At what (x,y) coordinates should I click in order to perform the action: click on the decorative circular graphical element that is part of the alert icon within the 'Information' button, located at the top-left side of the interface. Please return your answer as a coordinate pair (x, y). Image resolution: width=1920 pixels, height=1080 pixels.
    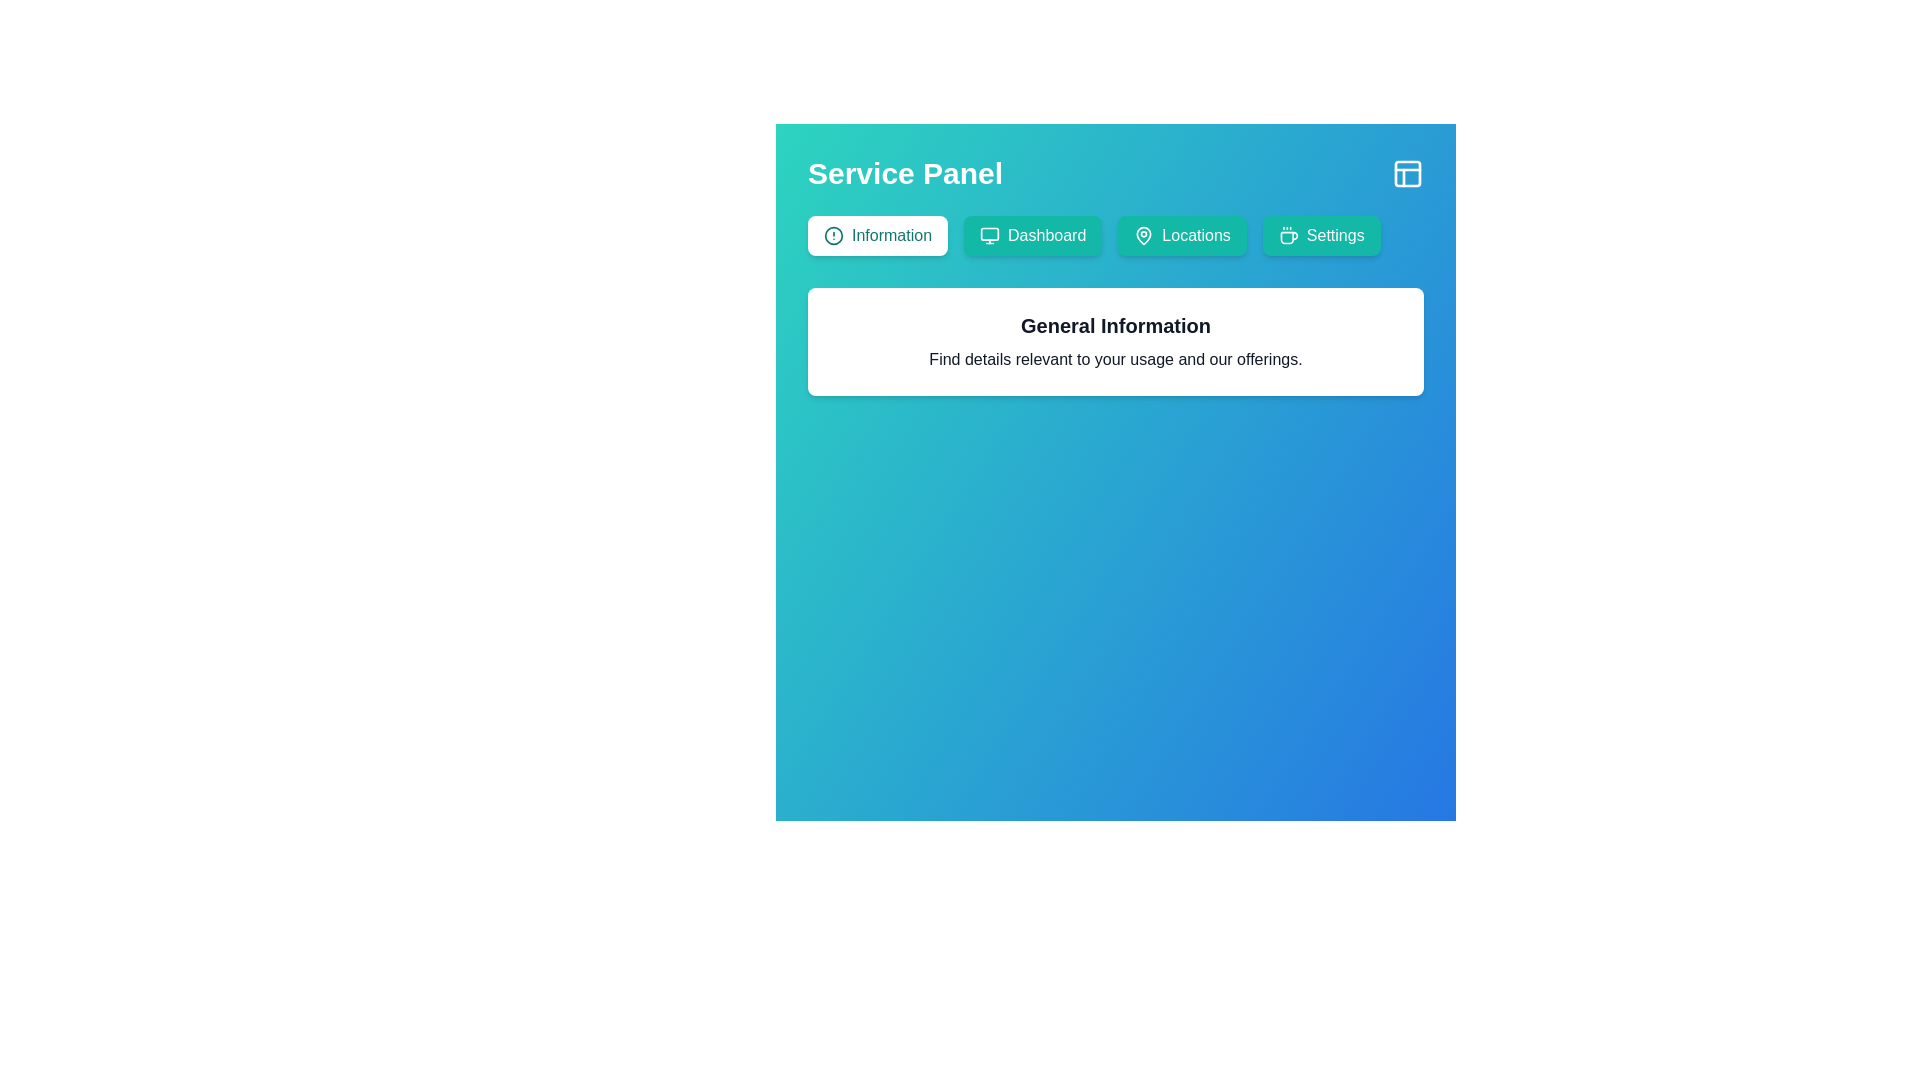
    Looking at the image, I should click on (834, 234).